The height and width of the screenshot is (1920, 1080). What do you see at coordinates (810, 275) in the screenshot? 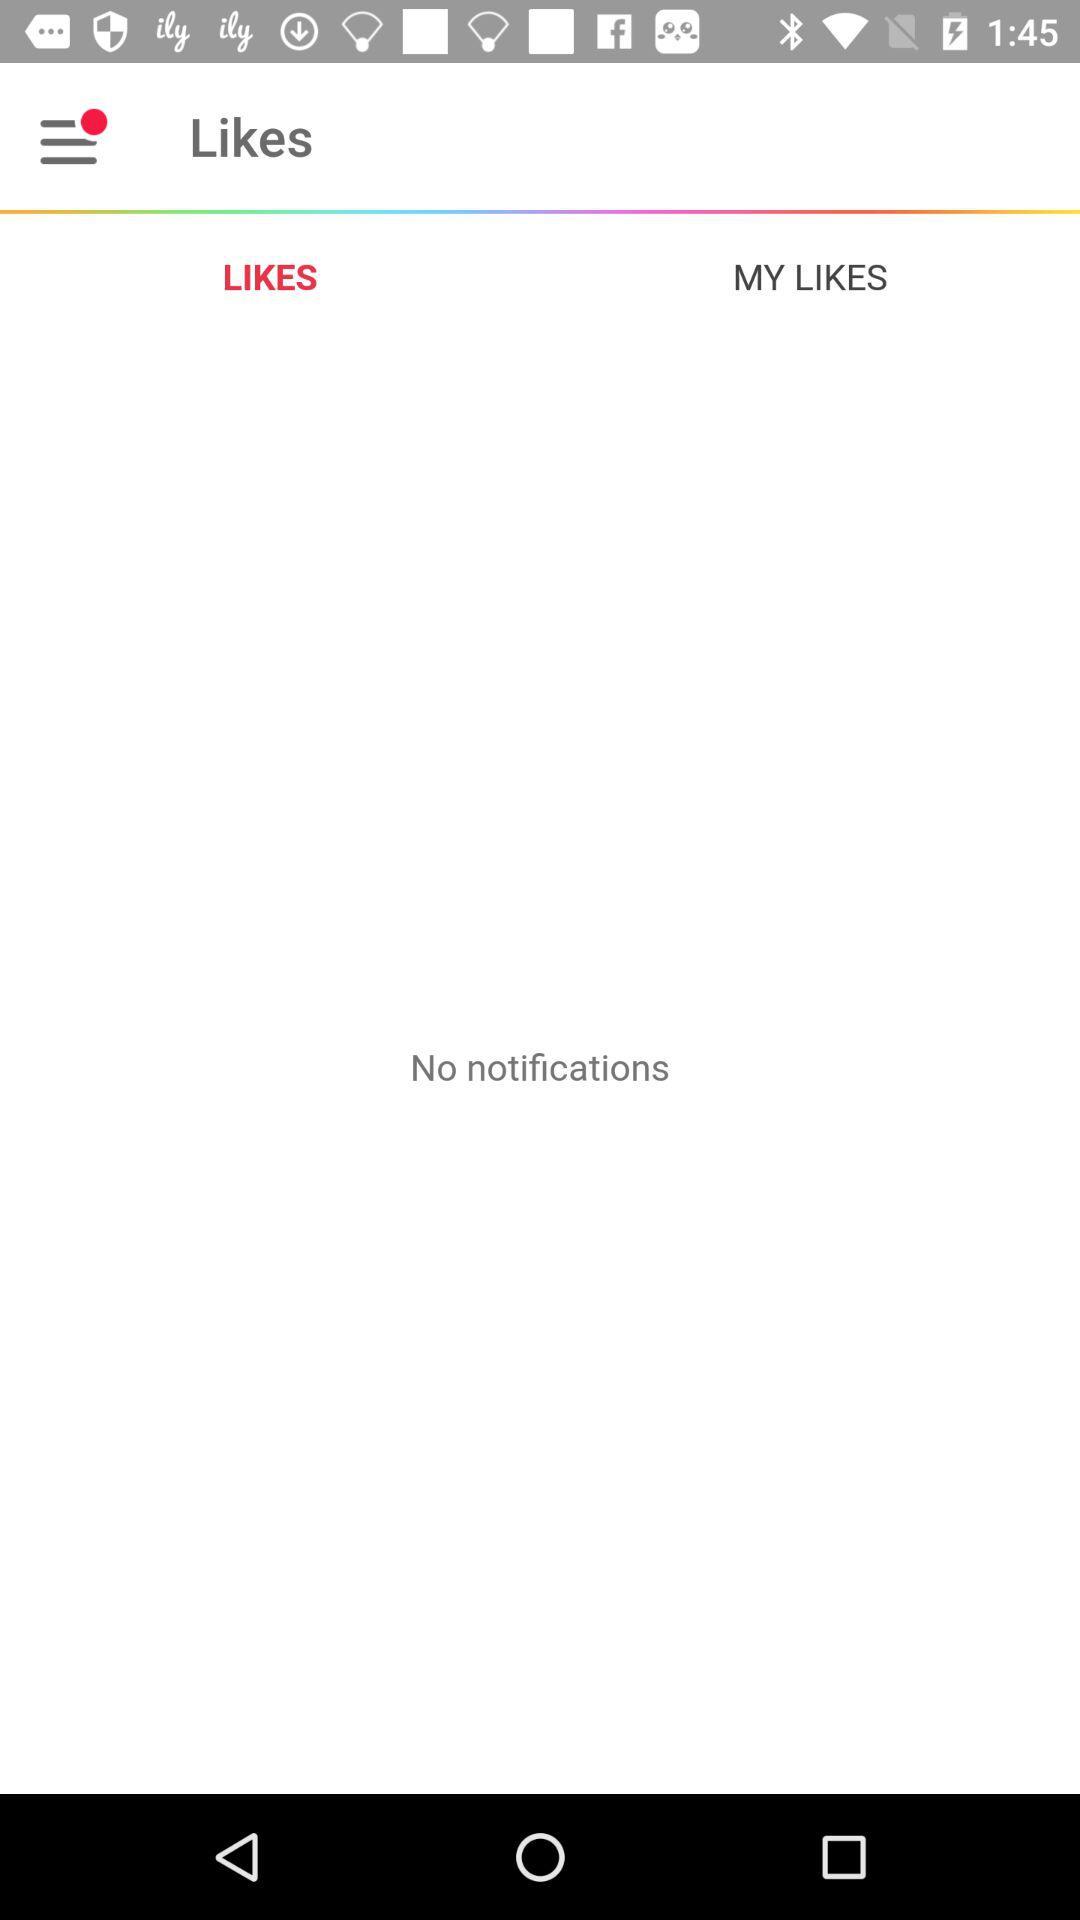
I see `the icon at the top right corner` at bounding box center [810, 275].